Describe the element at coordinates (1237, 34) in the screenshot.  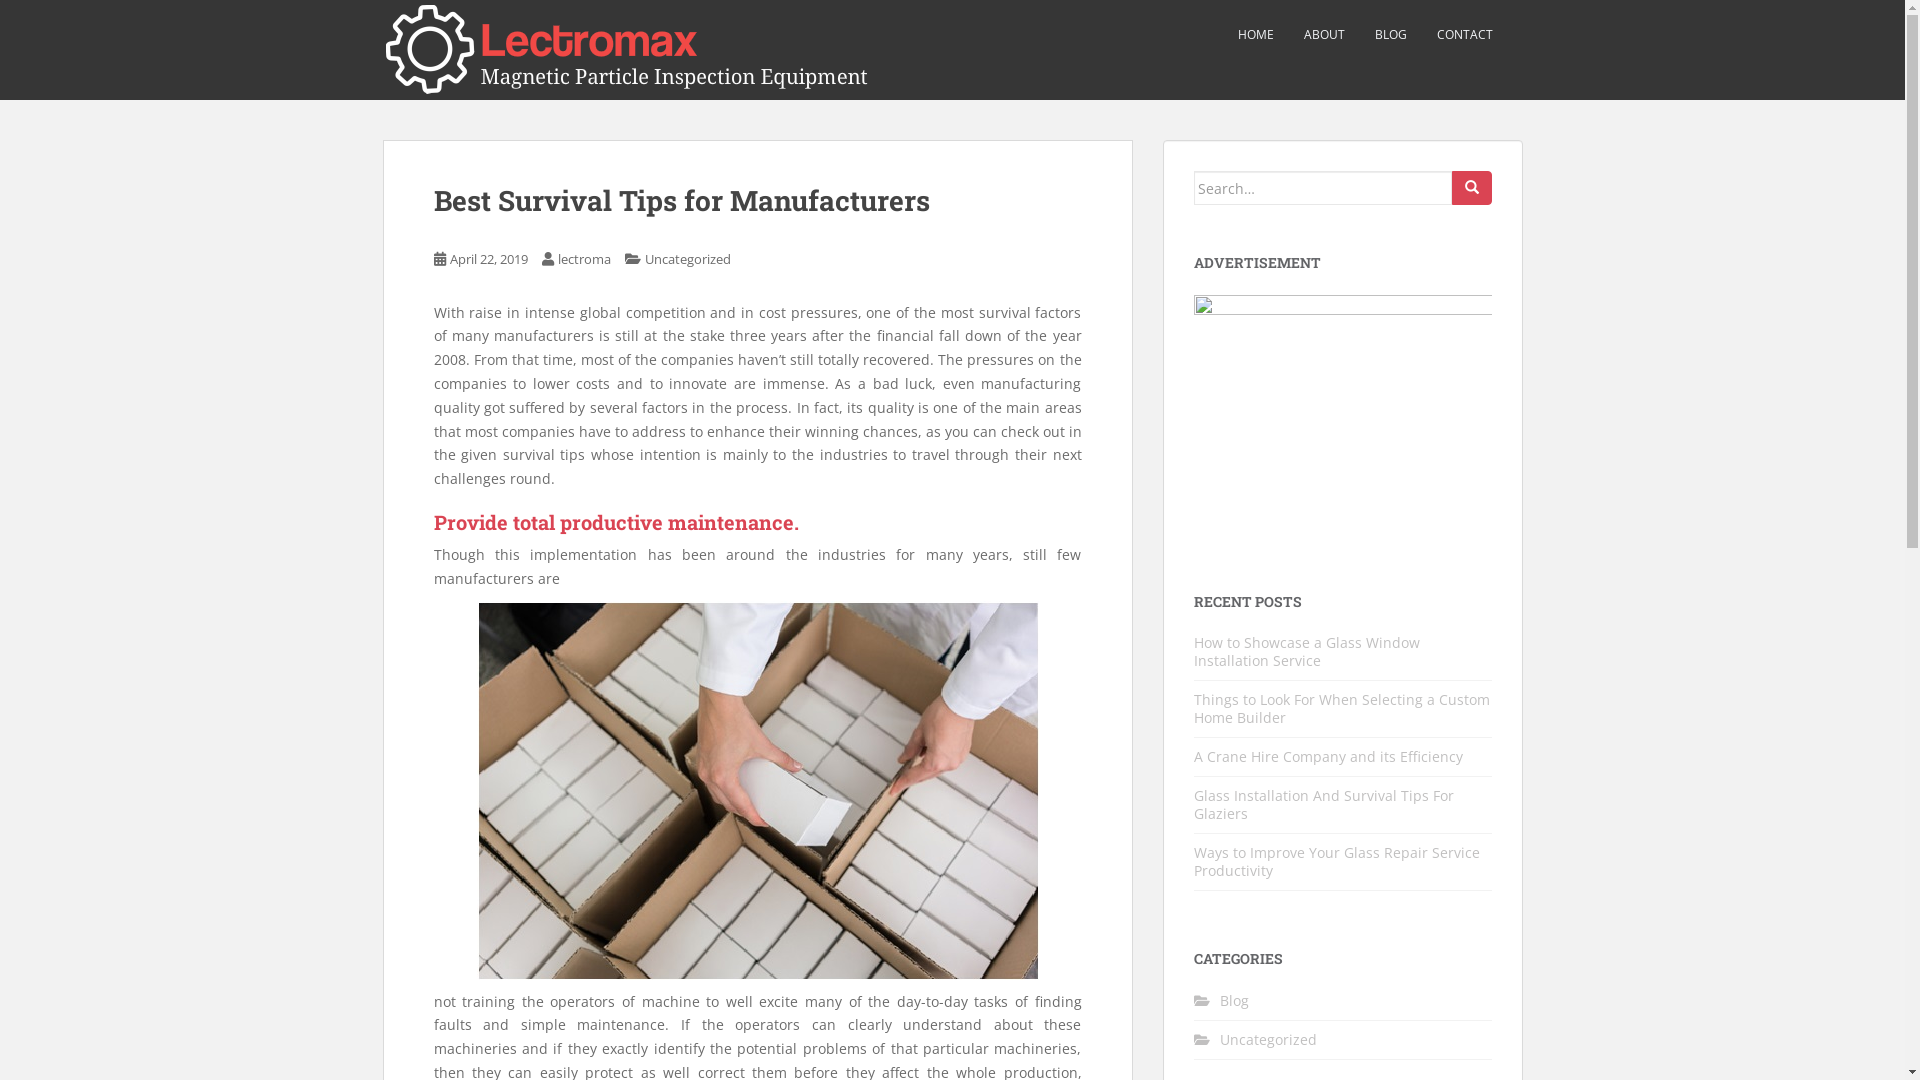
I see `'HOME'` at that location.